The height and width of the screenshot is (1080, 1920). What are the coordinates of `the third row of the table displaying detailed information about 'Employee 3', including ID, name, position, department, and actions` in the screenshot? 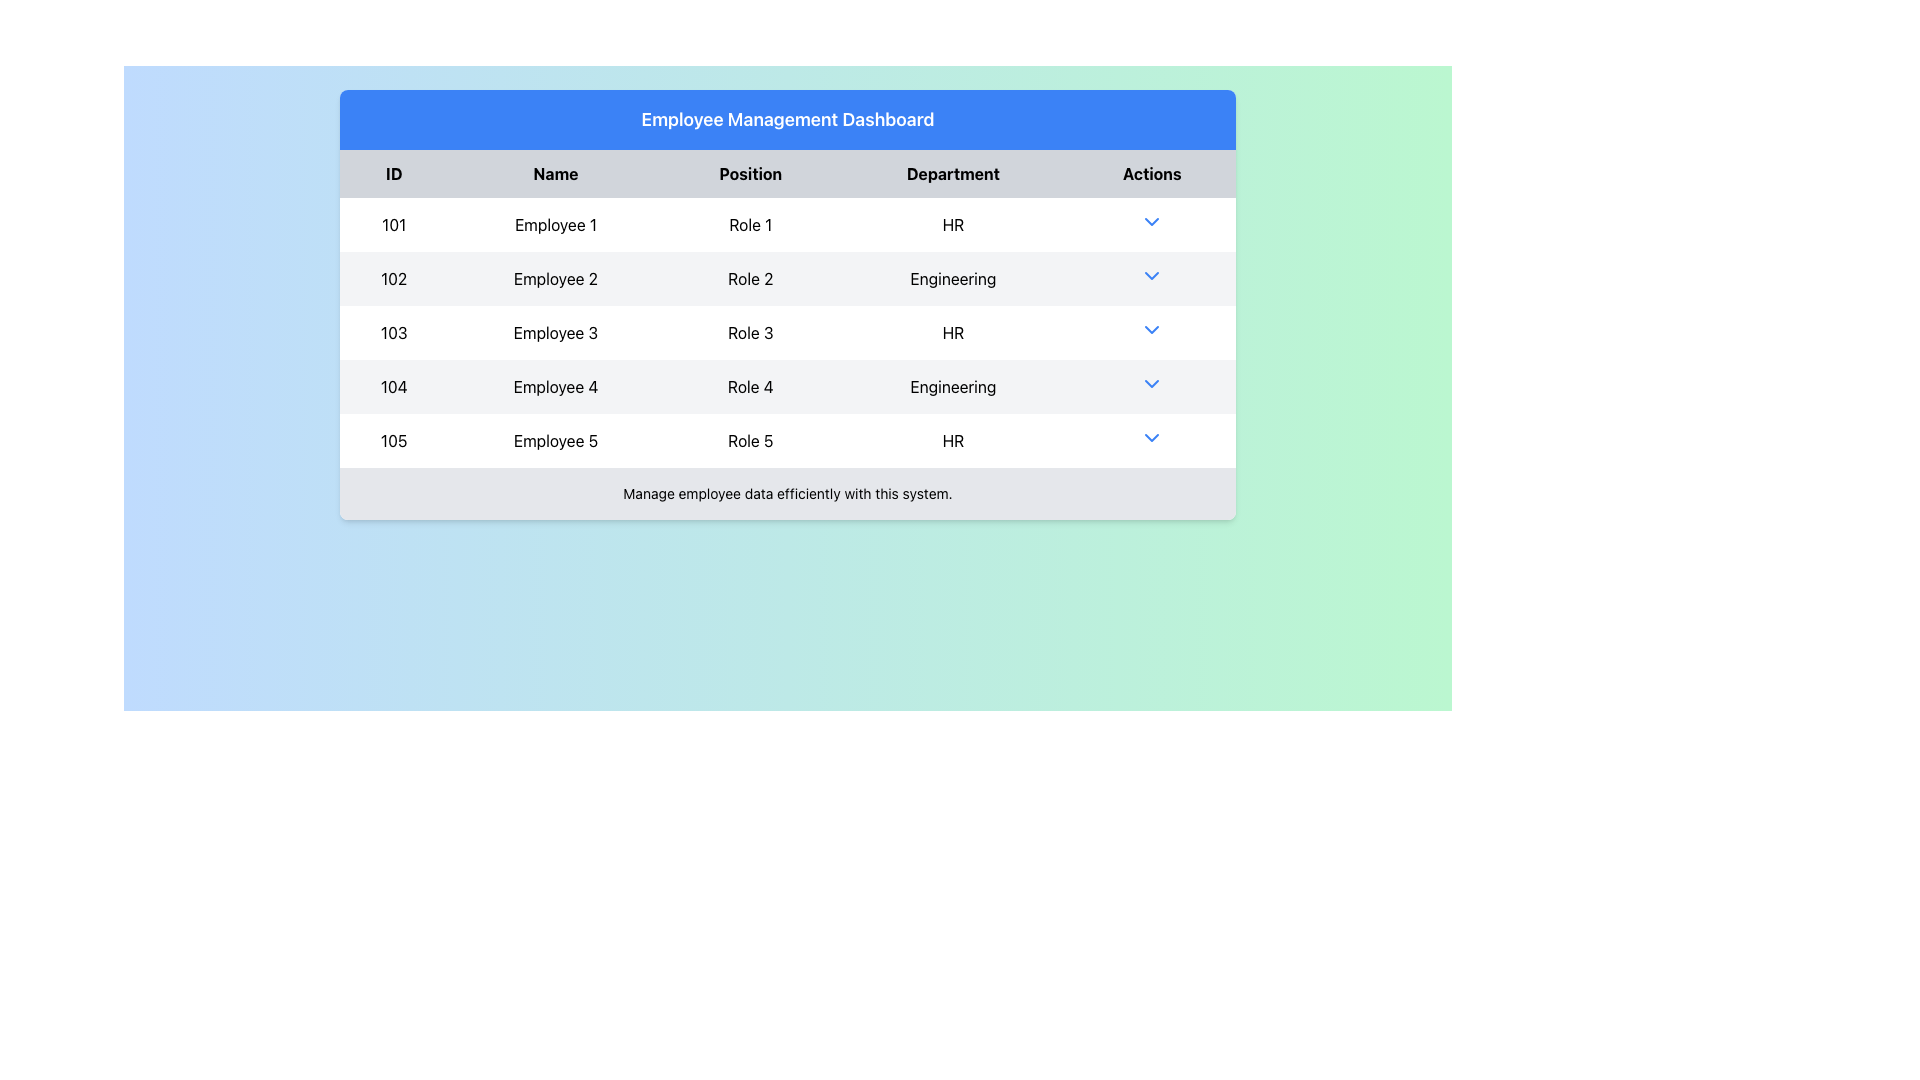 It's located at (786, 331).